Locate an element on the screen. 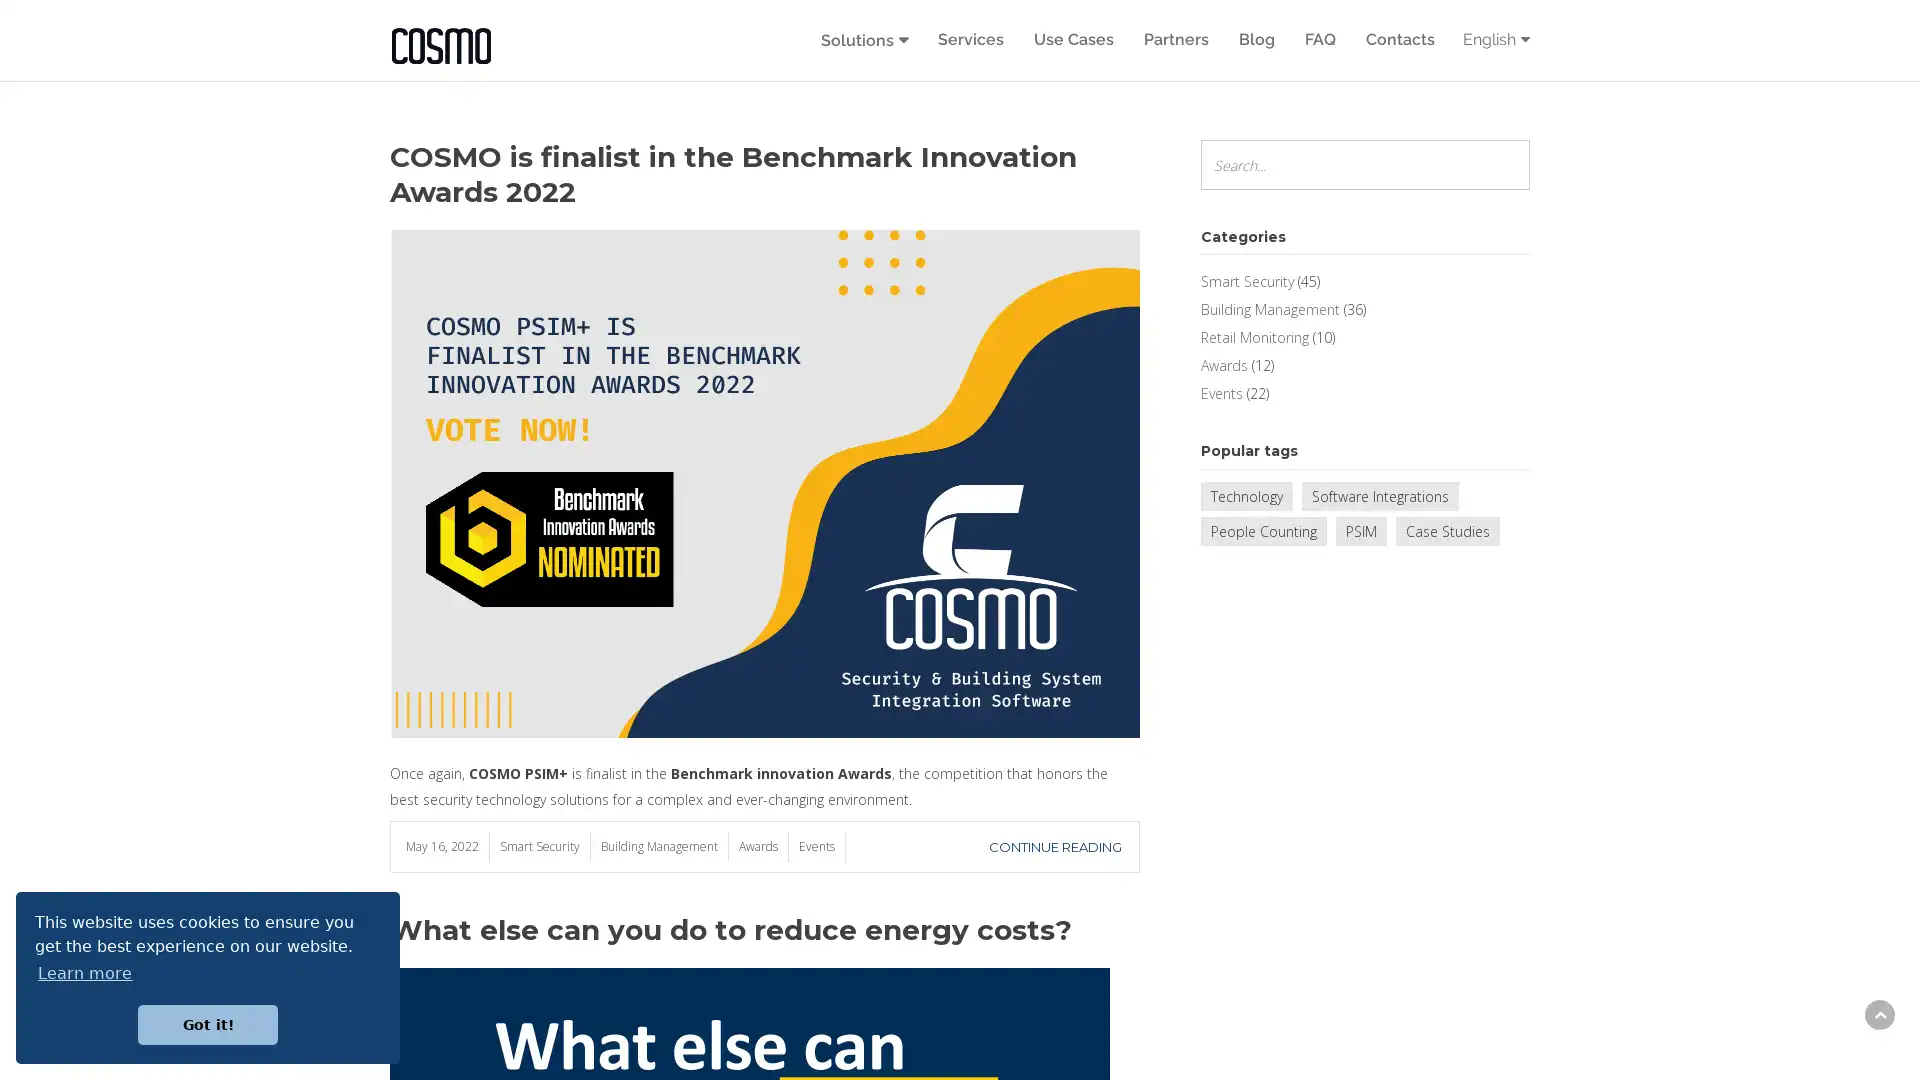 The height and width of the screenshot is (1080, 1920). learn more about cookies is located at coordinates (84, 972).